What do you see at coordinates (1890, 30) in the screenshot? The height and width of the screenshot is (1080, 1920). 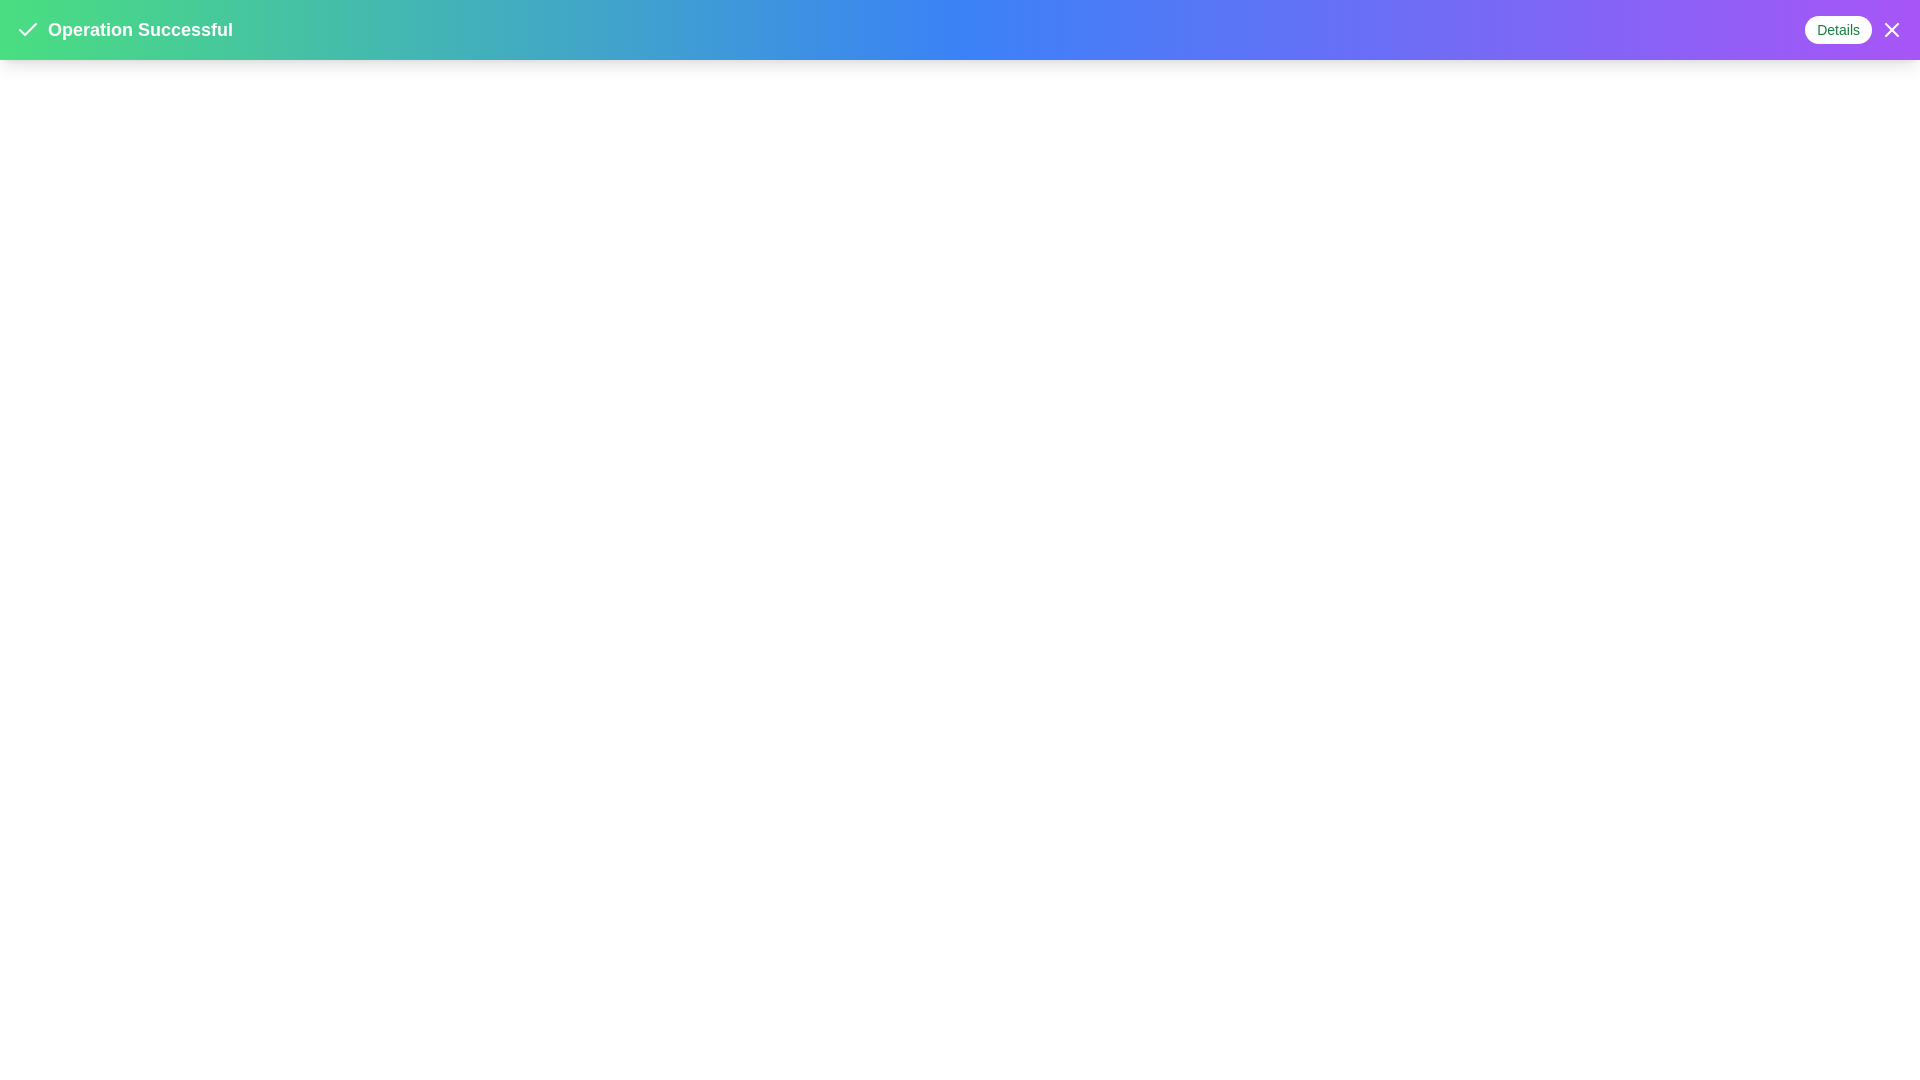 I see `the SVG close button, represented by a cross ('x') icon, located at the top-right corner of the interface` at bounding box center [1890, 30].